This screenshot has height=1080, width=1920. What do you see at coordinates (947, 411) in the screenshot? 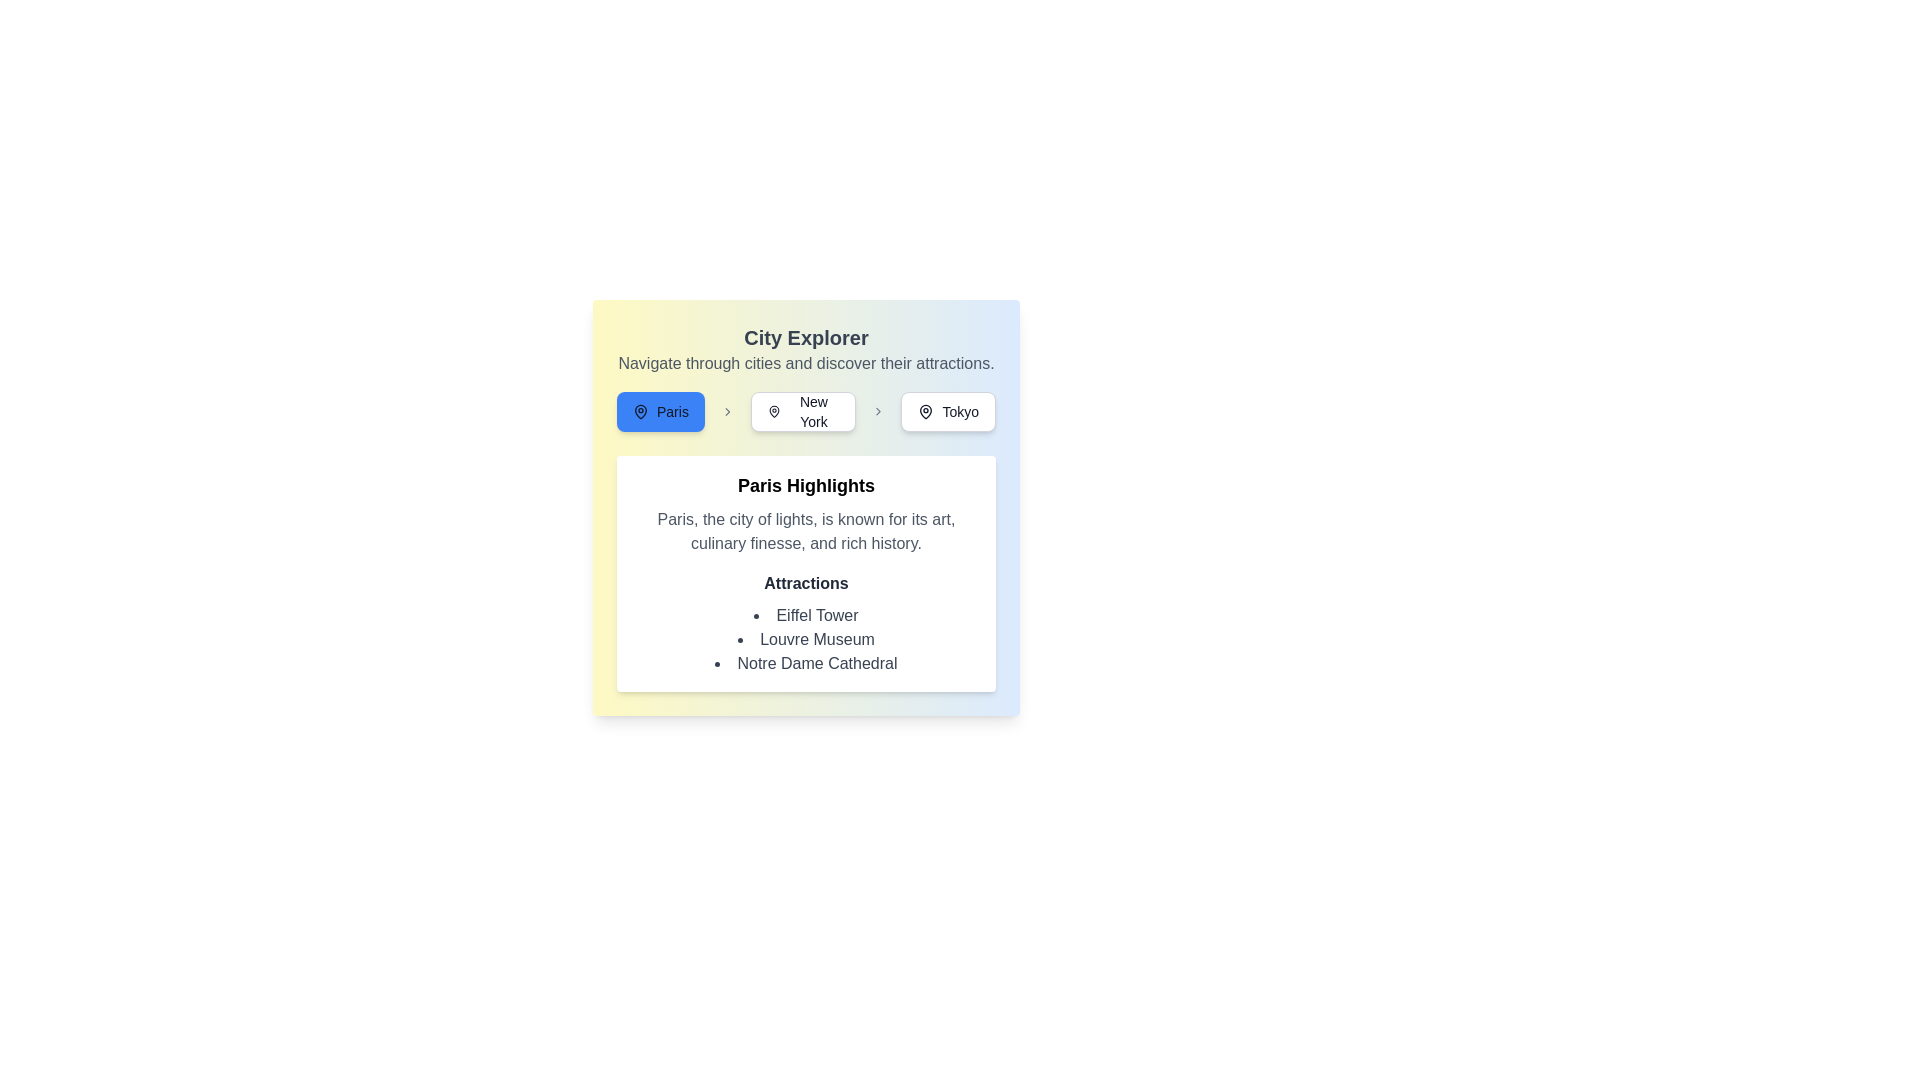
I see `the 'Tokyo' button, which is a rectangular button with rounded corners, a white background, and a small map pin icon on the left` at bounding box center [947, 411].